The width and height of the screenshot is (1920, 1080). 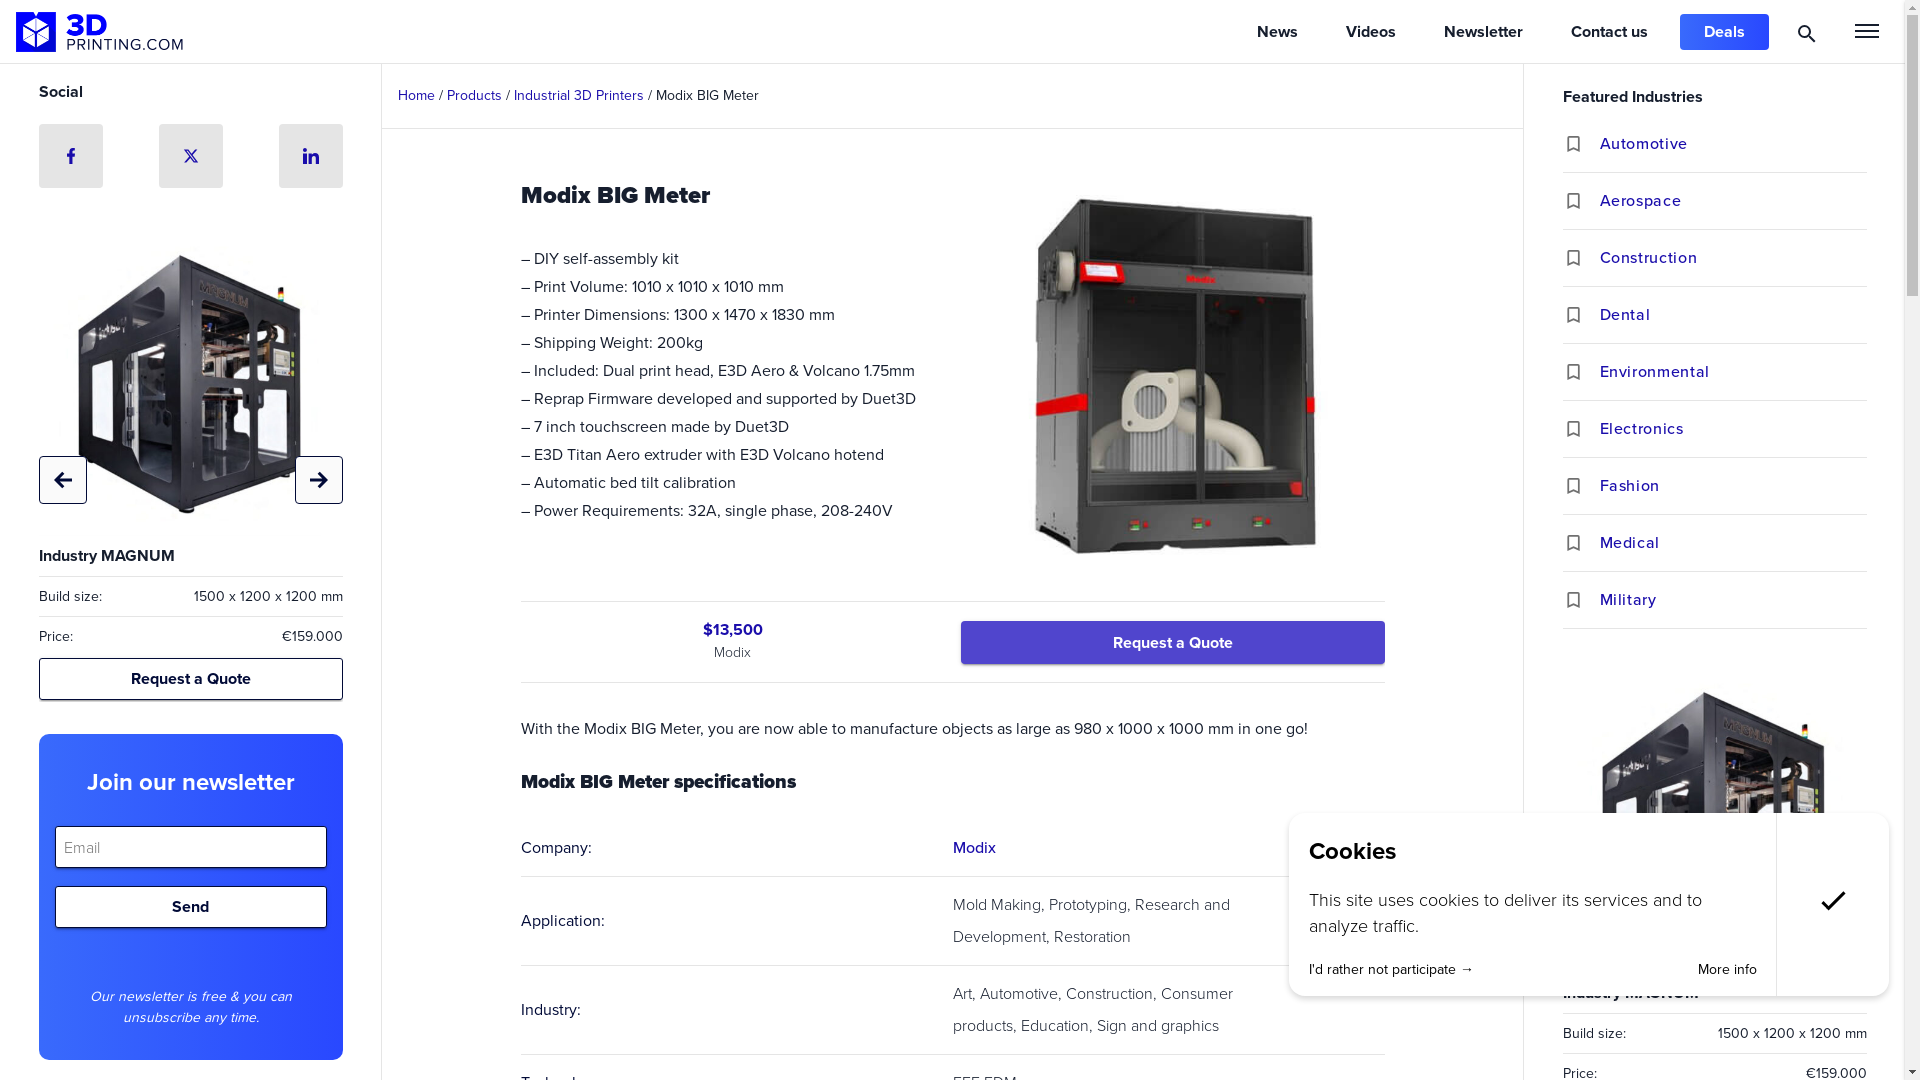 I want to click on 'Home', so click(x=415, y=95).